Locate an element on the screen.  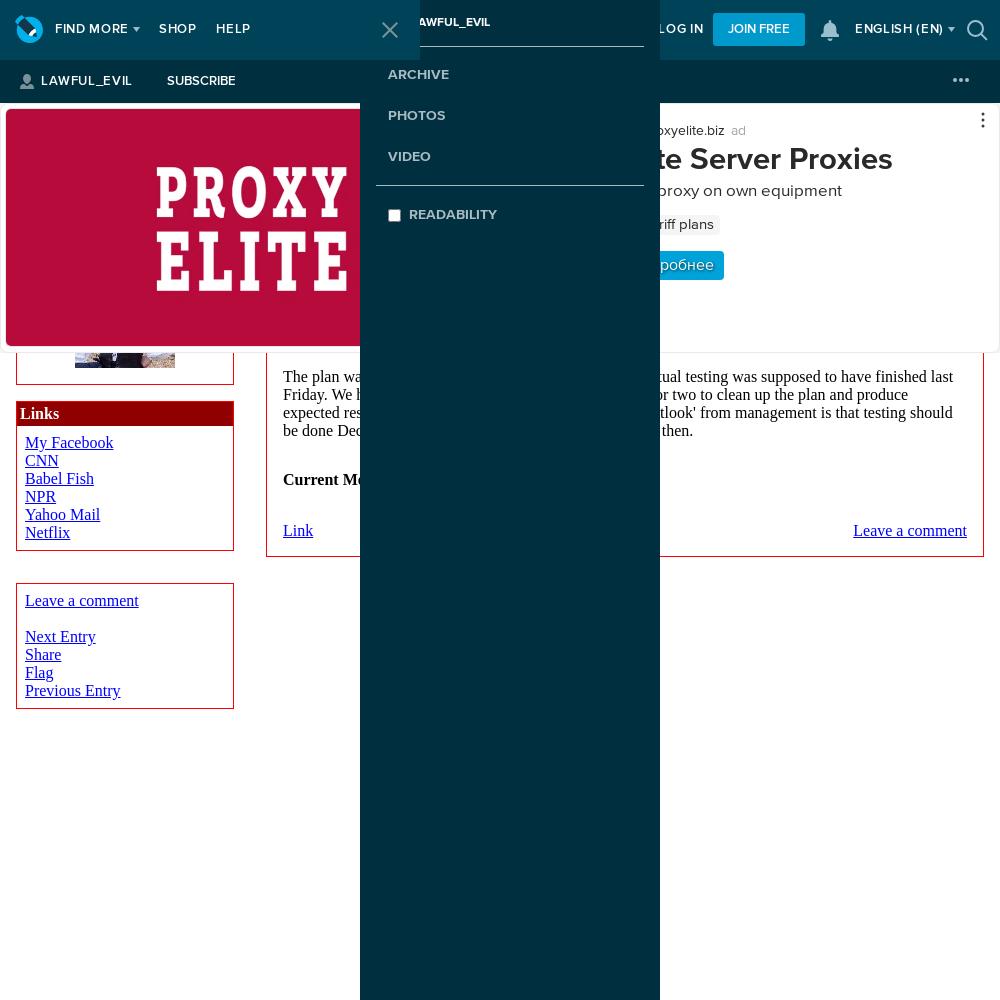
'Lawful Evil' is located at coordinates (123, 141).